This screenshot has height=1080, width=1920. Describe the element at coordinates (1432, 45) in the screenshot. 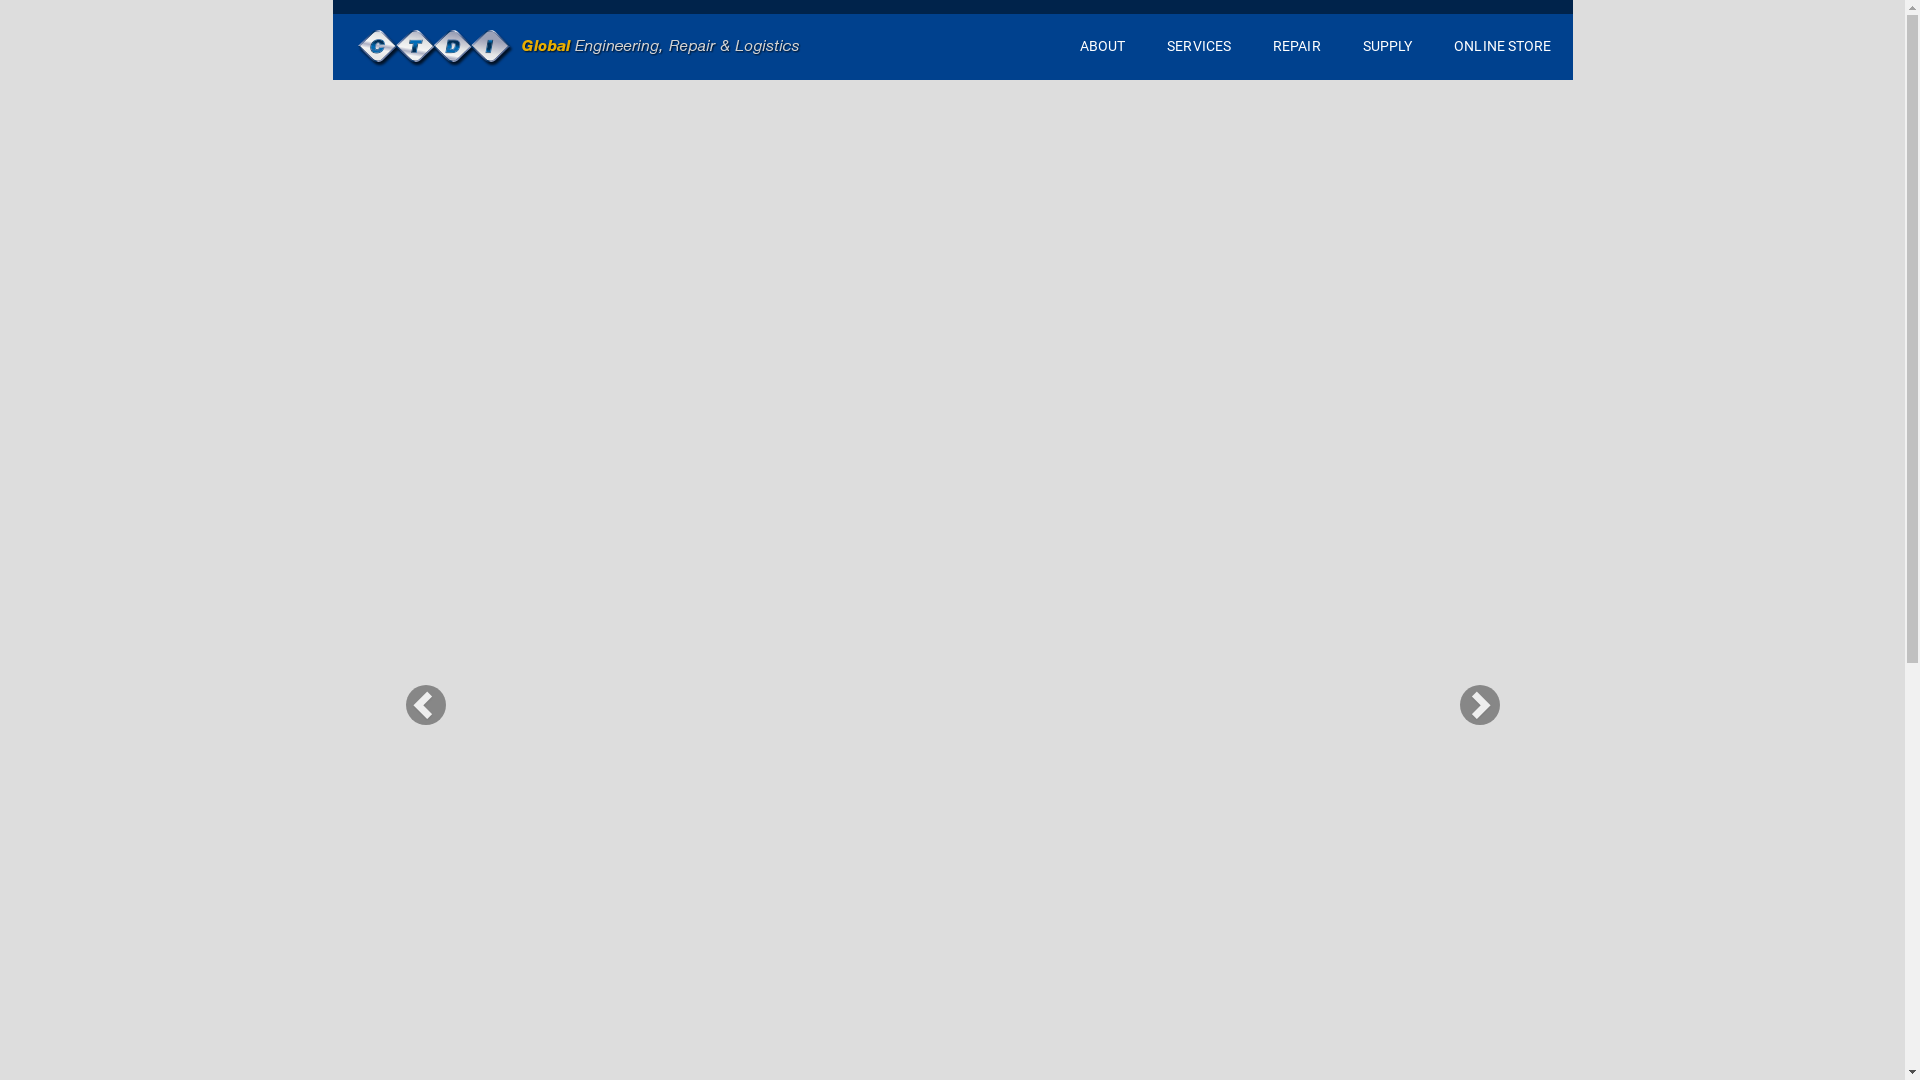

I see `'ONLINE STORE'` at that location.